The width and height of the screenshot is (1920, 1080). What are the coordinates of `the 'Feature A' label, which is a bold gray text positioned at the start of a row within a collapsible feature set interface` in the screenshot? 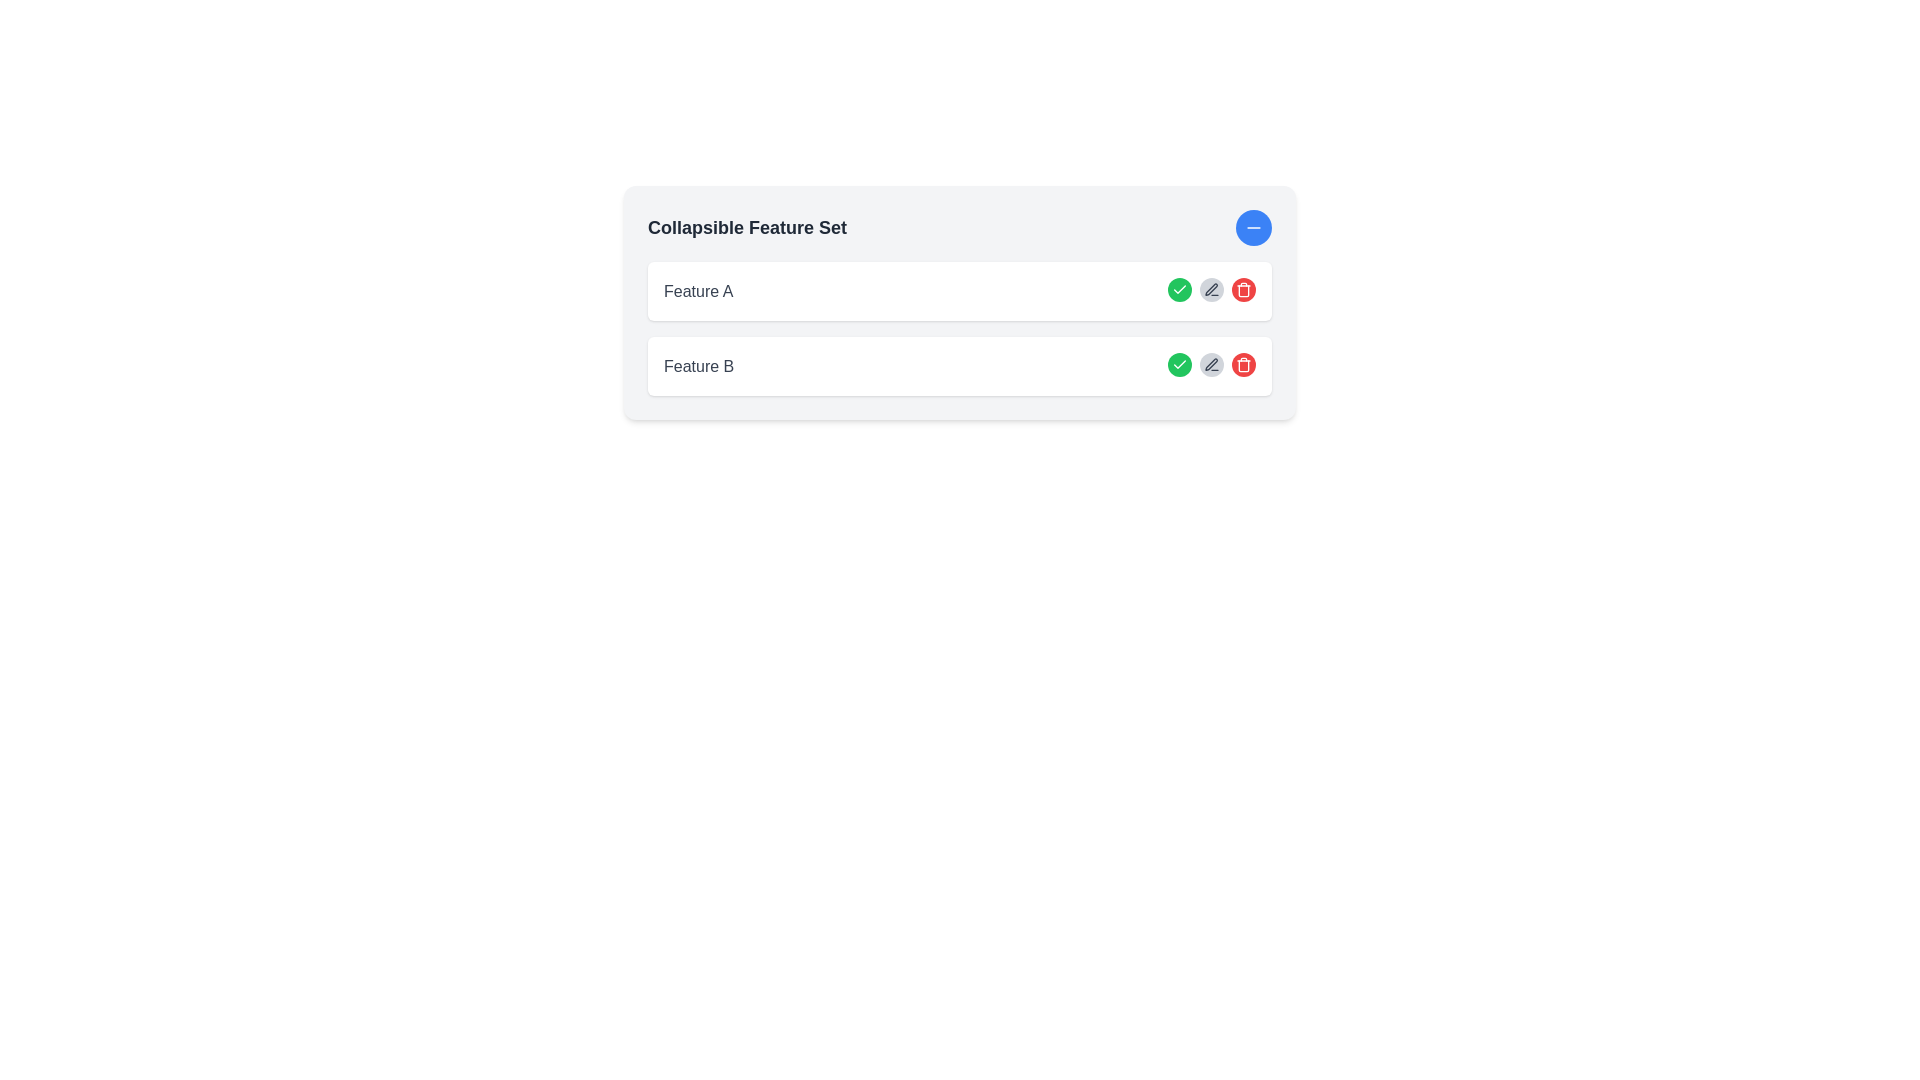 It's located at (698, 291).